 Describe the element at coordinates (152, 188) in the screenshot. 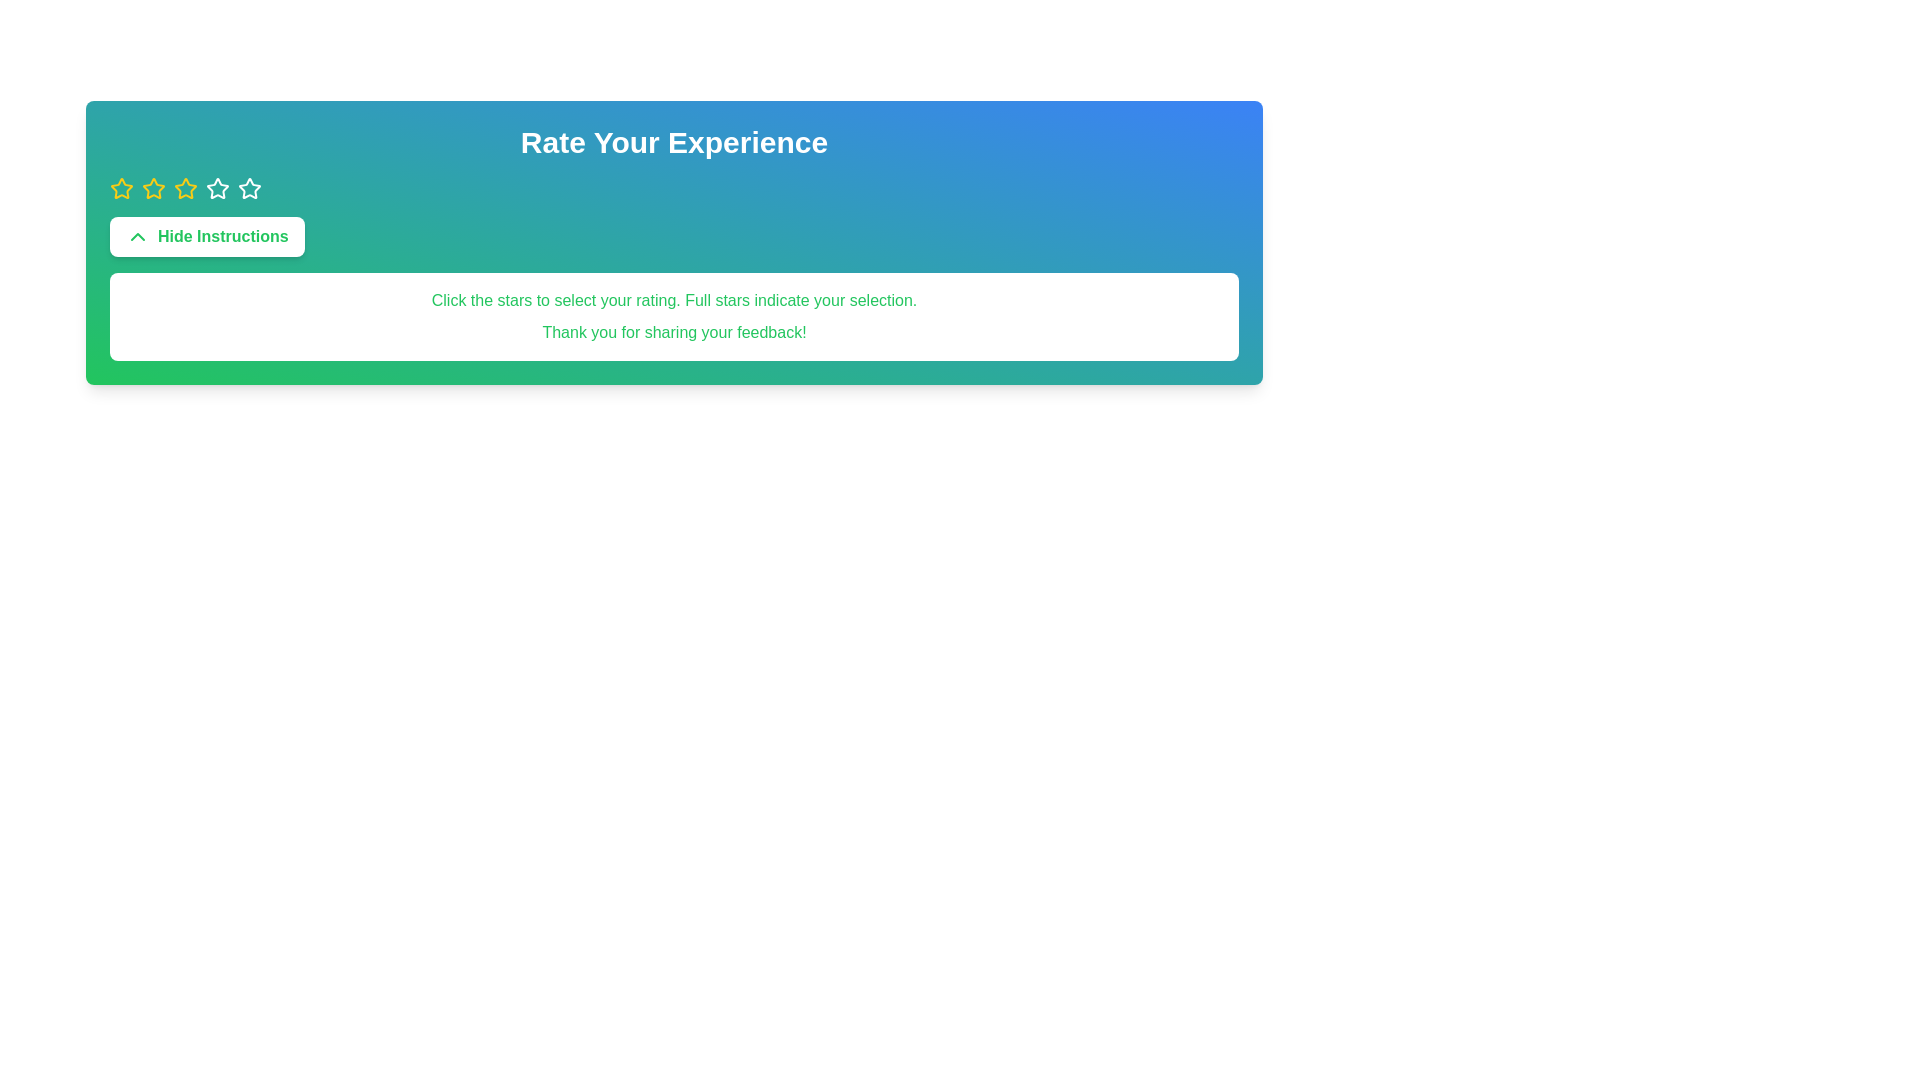

I see `the second rating star icon` at that location.